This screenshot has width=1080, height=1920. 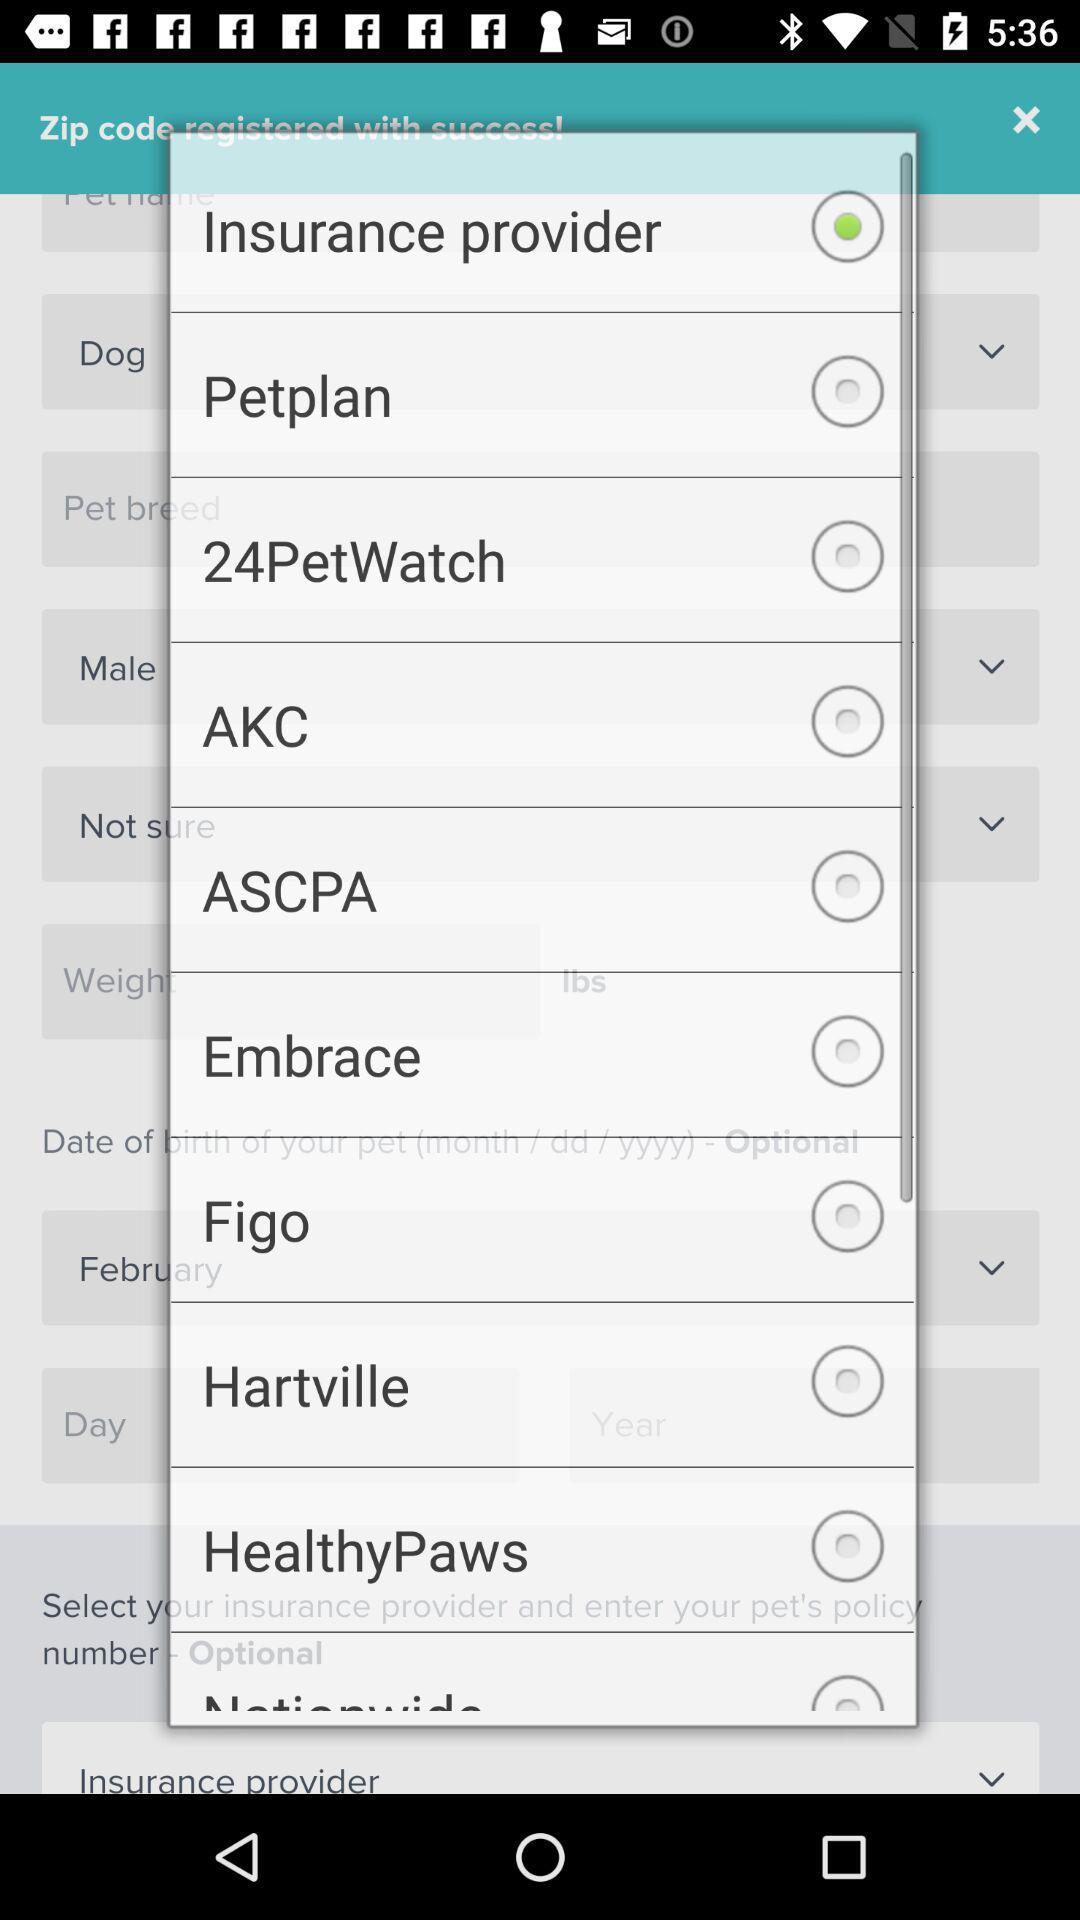 I want to click on the akc item, so click(x=542, y=719).